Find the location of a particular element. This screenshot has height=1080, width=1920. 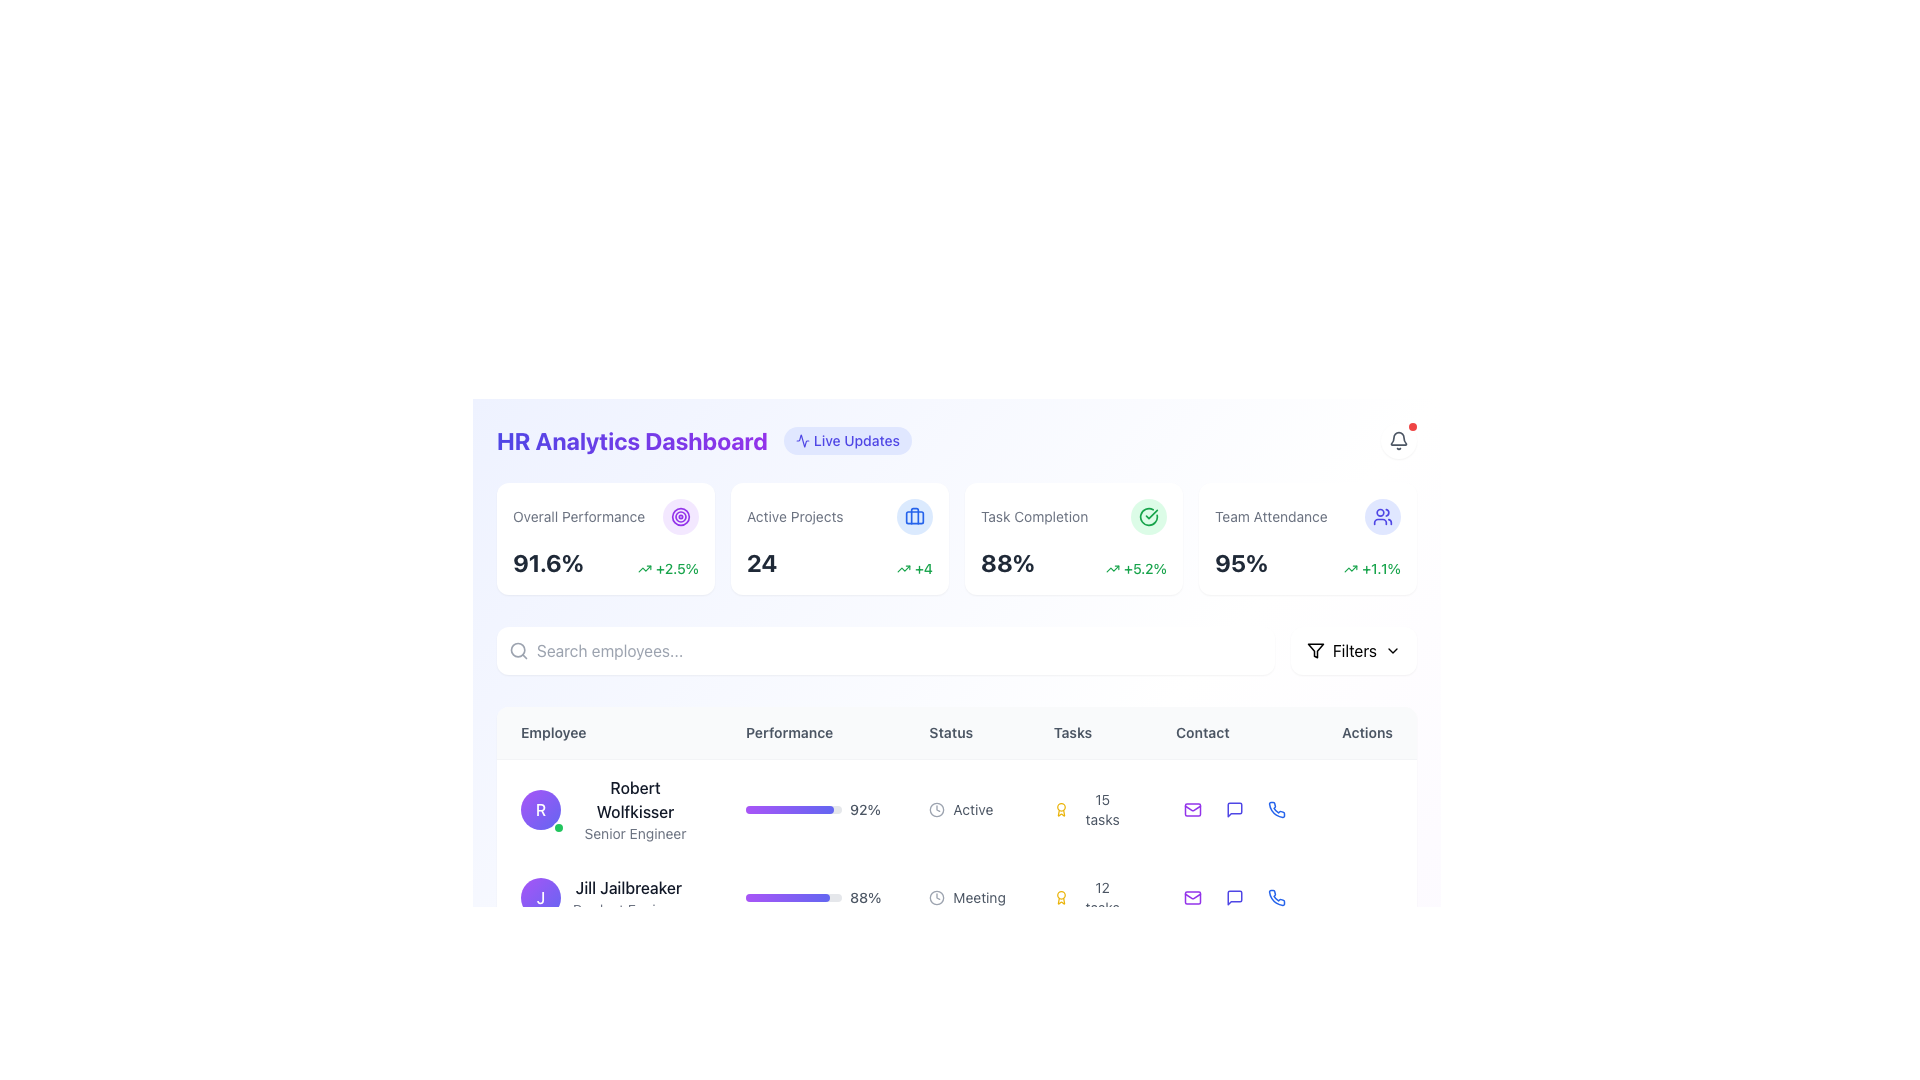

the 'Team Attendance' text label, which is styled in small gray text and located at the top-right of the dashboard interface, to the left of a rounded icon with a purple background is located at coordinates (1270, 515).